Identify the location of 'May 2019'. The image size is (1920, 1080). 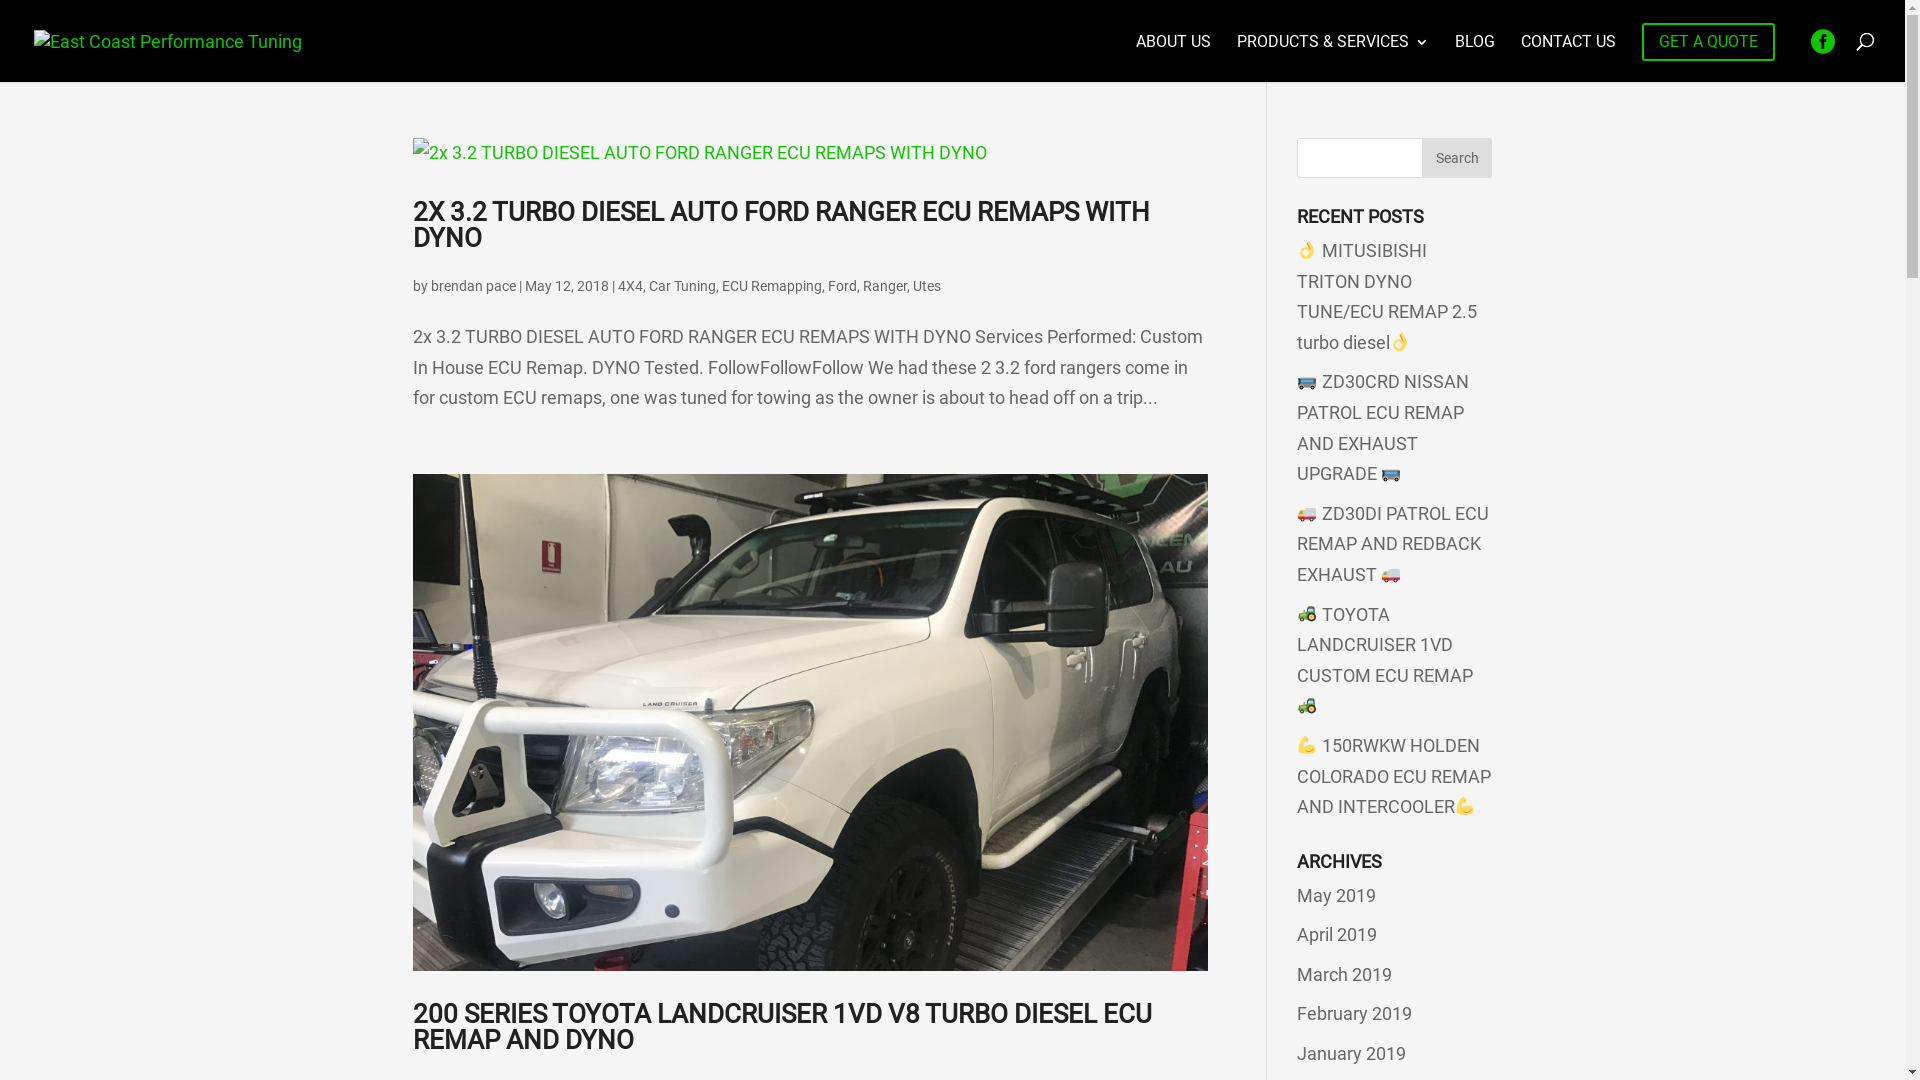
(1336, 894).